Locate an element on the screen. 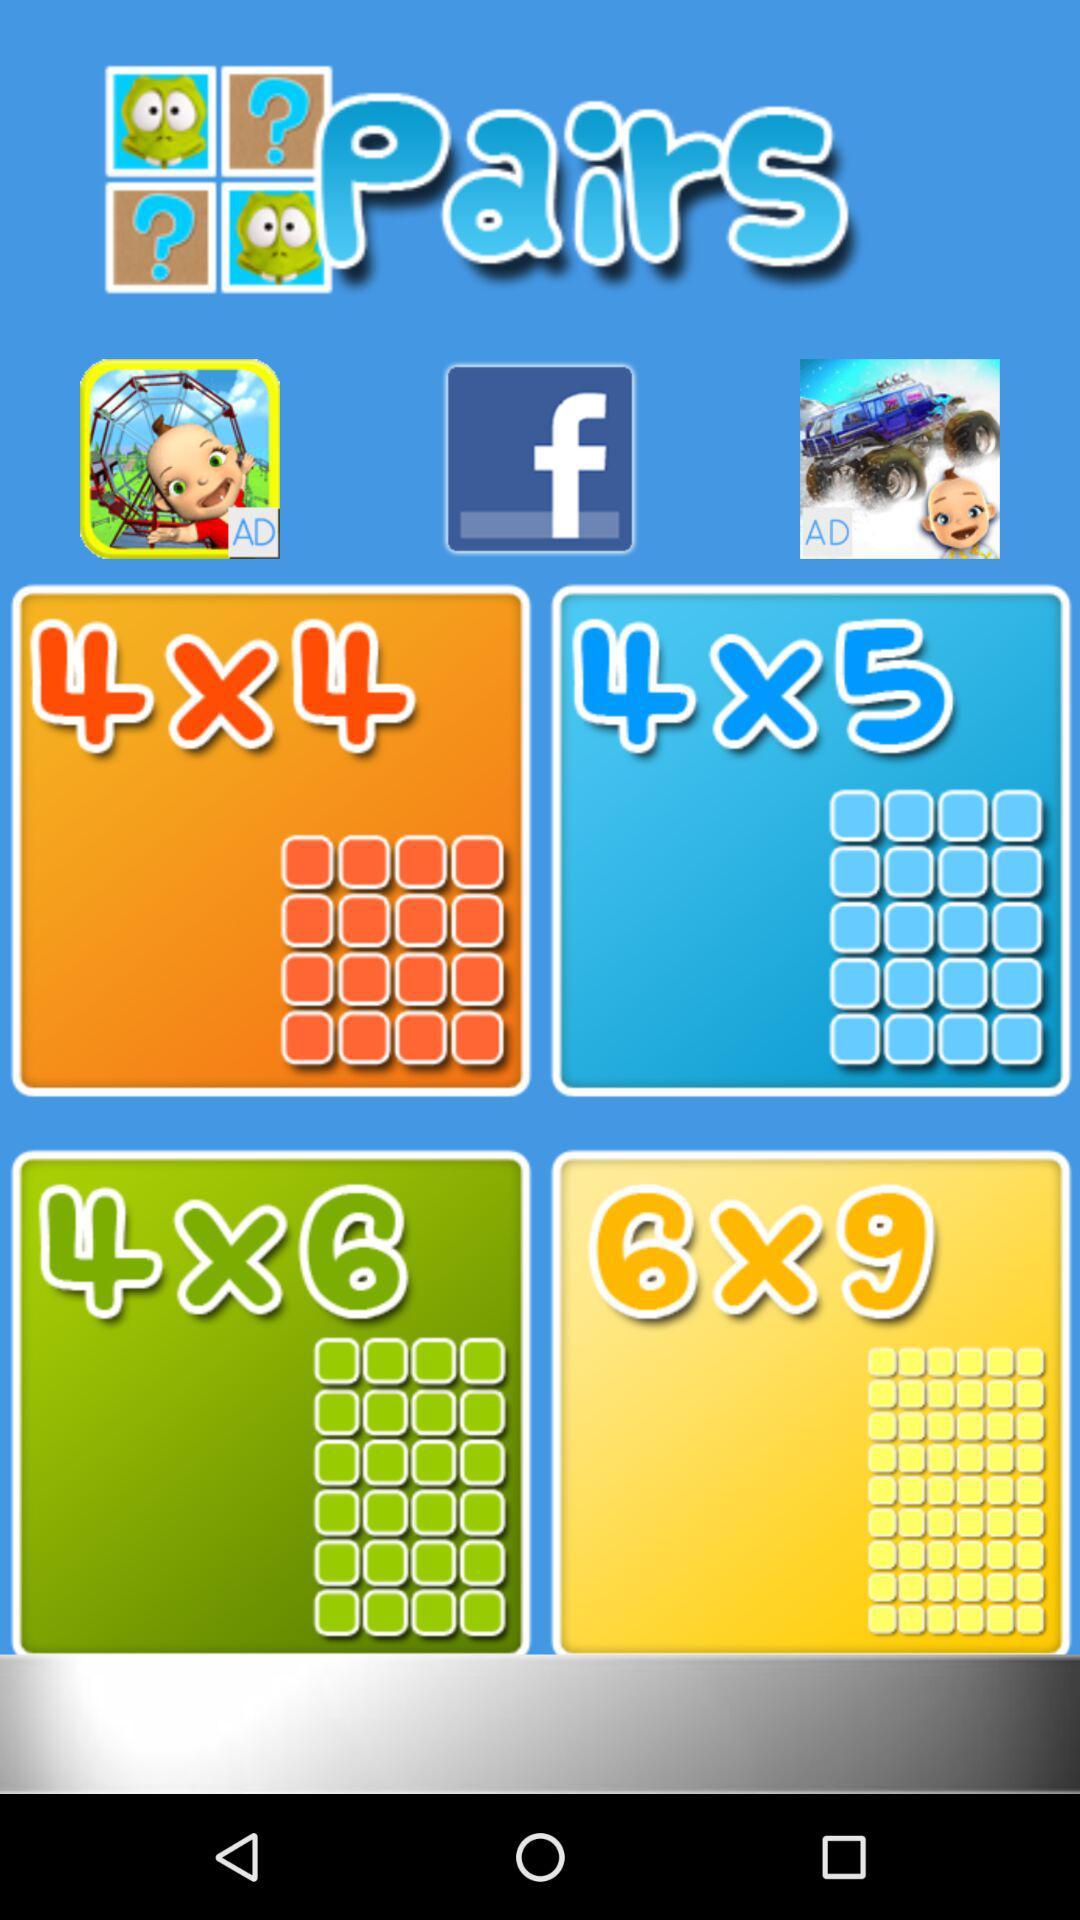  check to facebook is located at coordinates (540, 458).